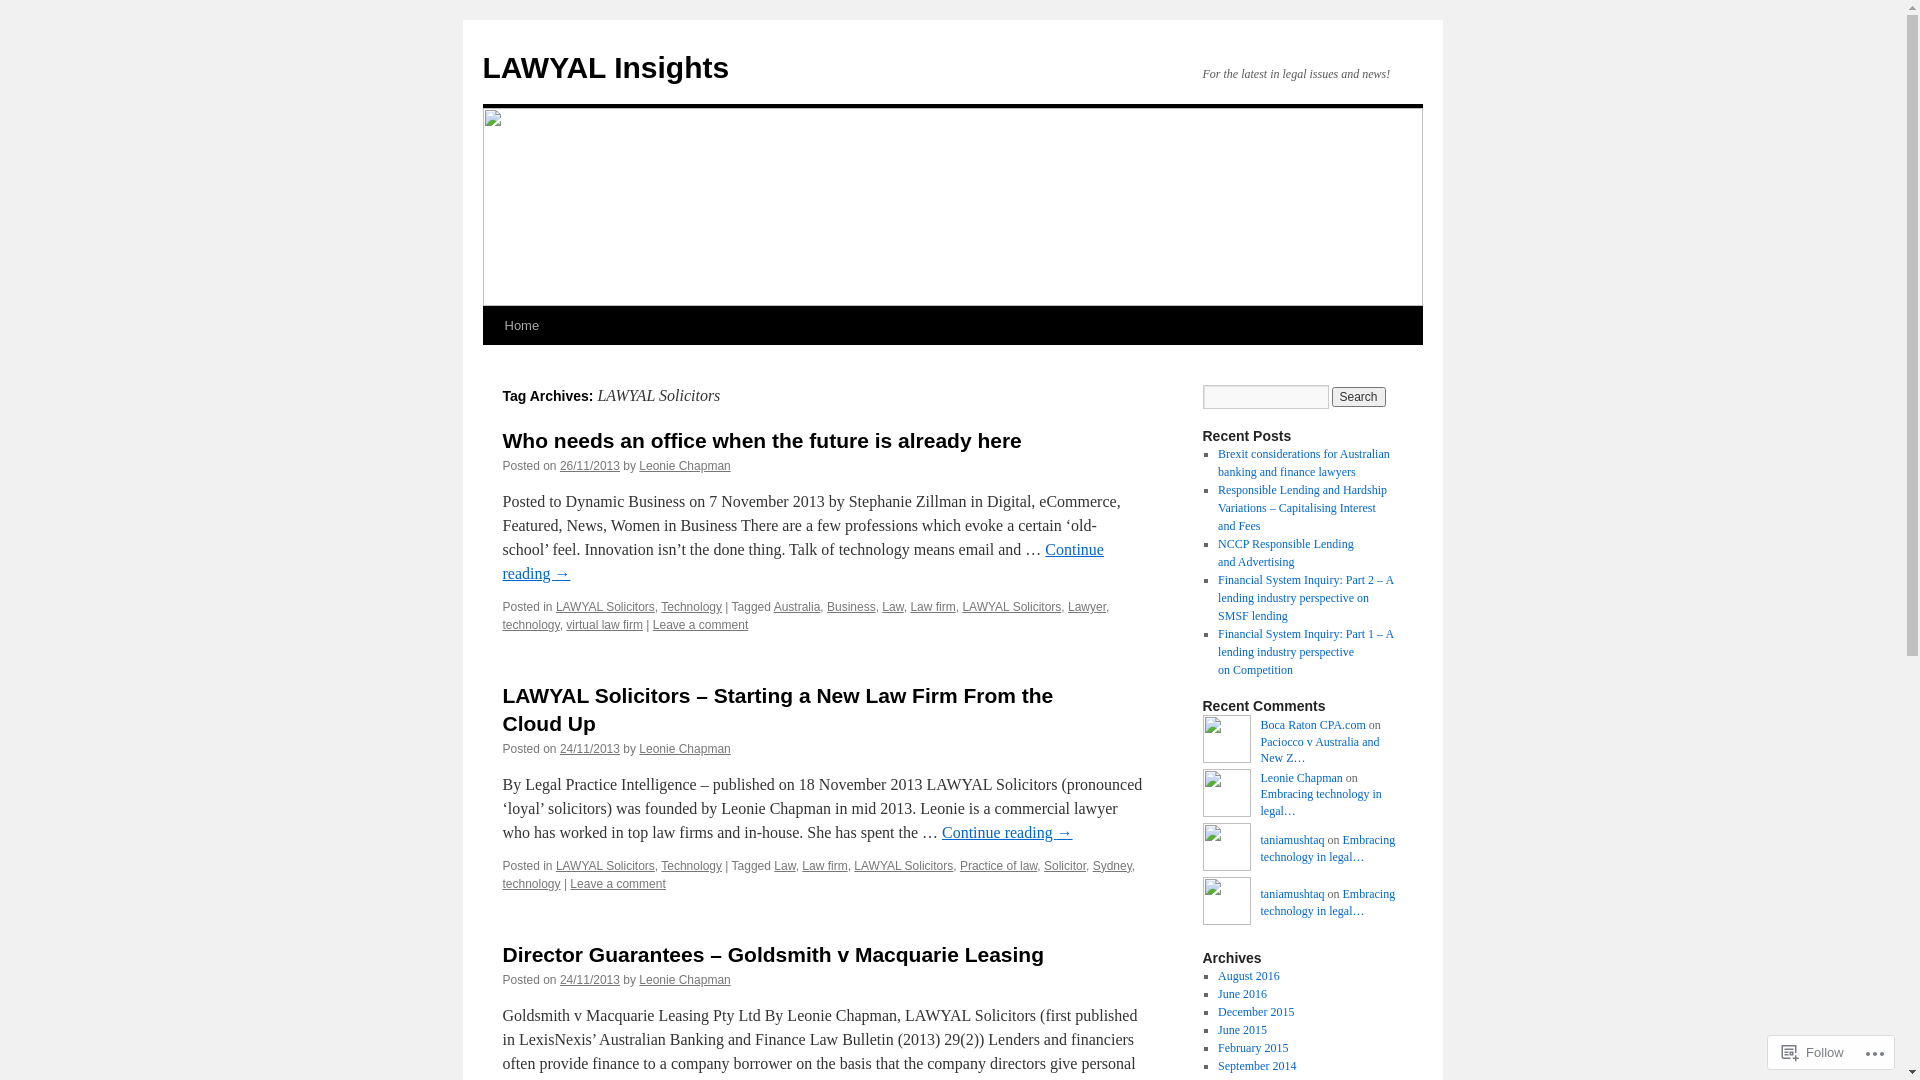 Image resolution: width=1920 pixels, height=1080 pixels. Describe the element at coordinates (1358, 397) in the screenshot. I see `'Search'` at that location.